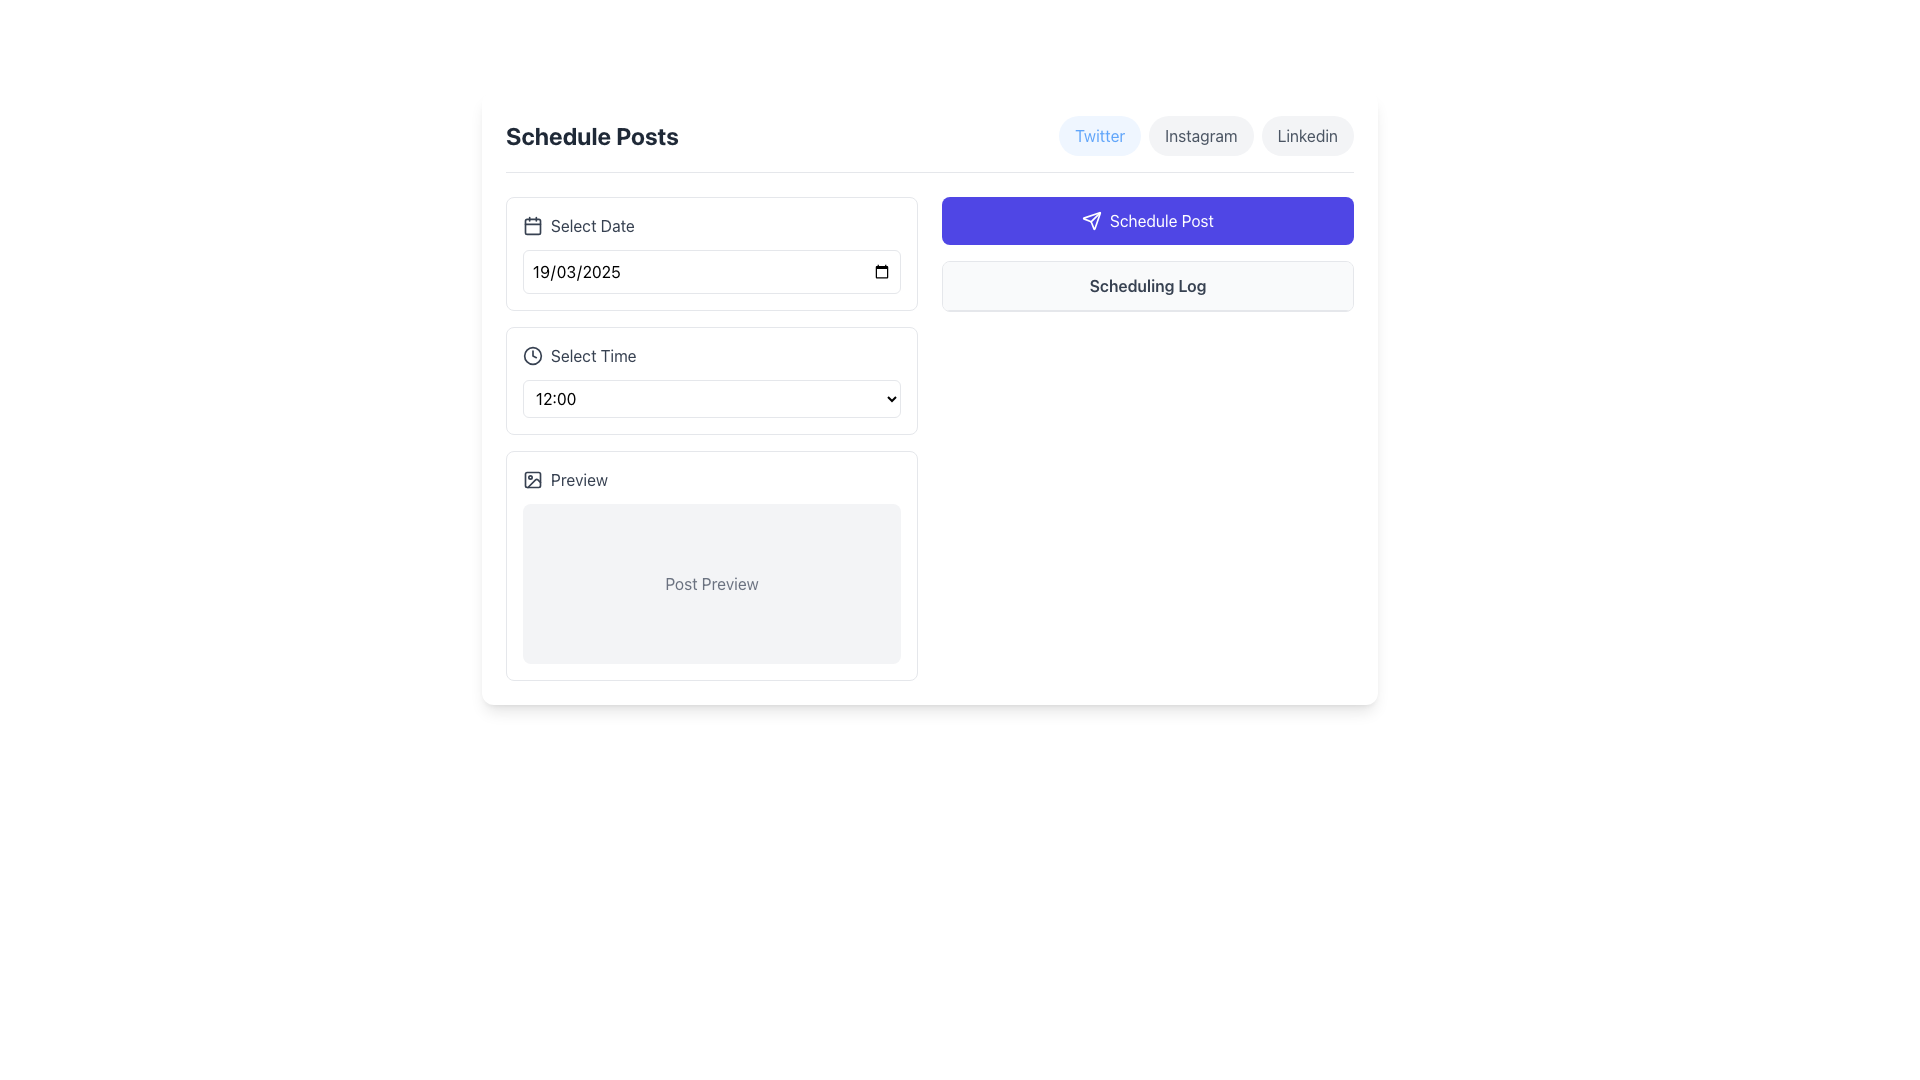 Image resolution: width=1920 pixels, height=1080 pixels. What do you see at coordinates (1161, 220) in the screenshot?
I see `the static text label within the 'Schedule Post' button located in the top-right section of the user interface` at bounding box center [1161, 220].